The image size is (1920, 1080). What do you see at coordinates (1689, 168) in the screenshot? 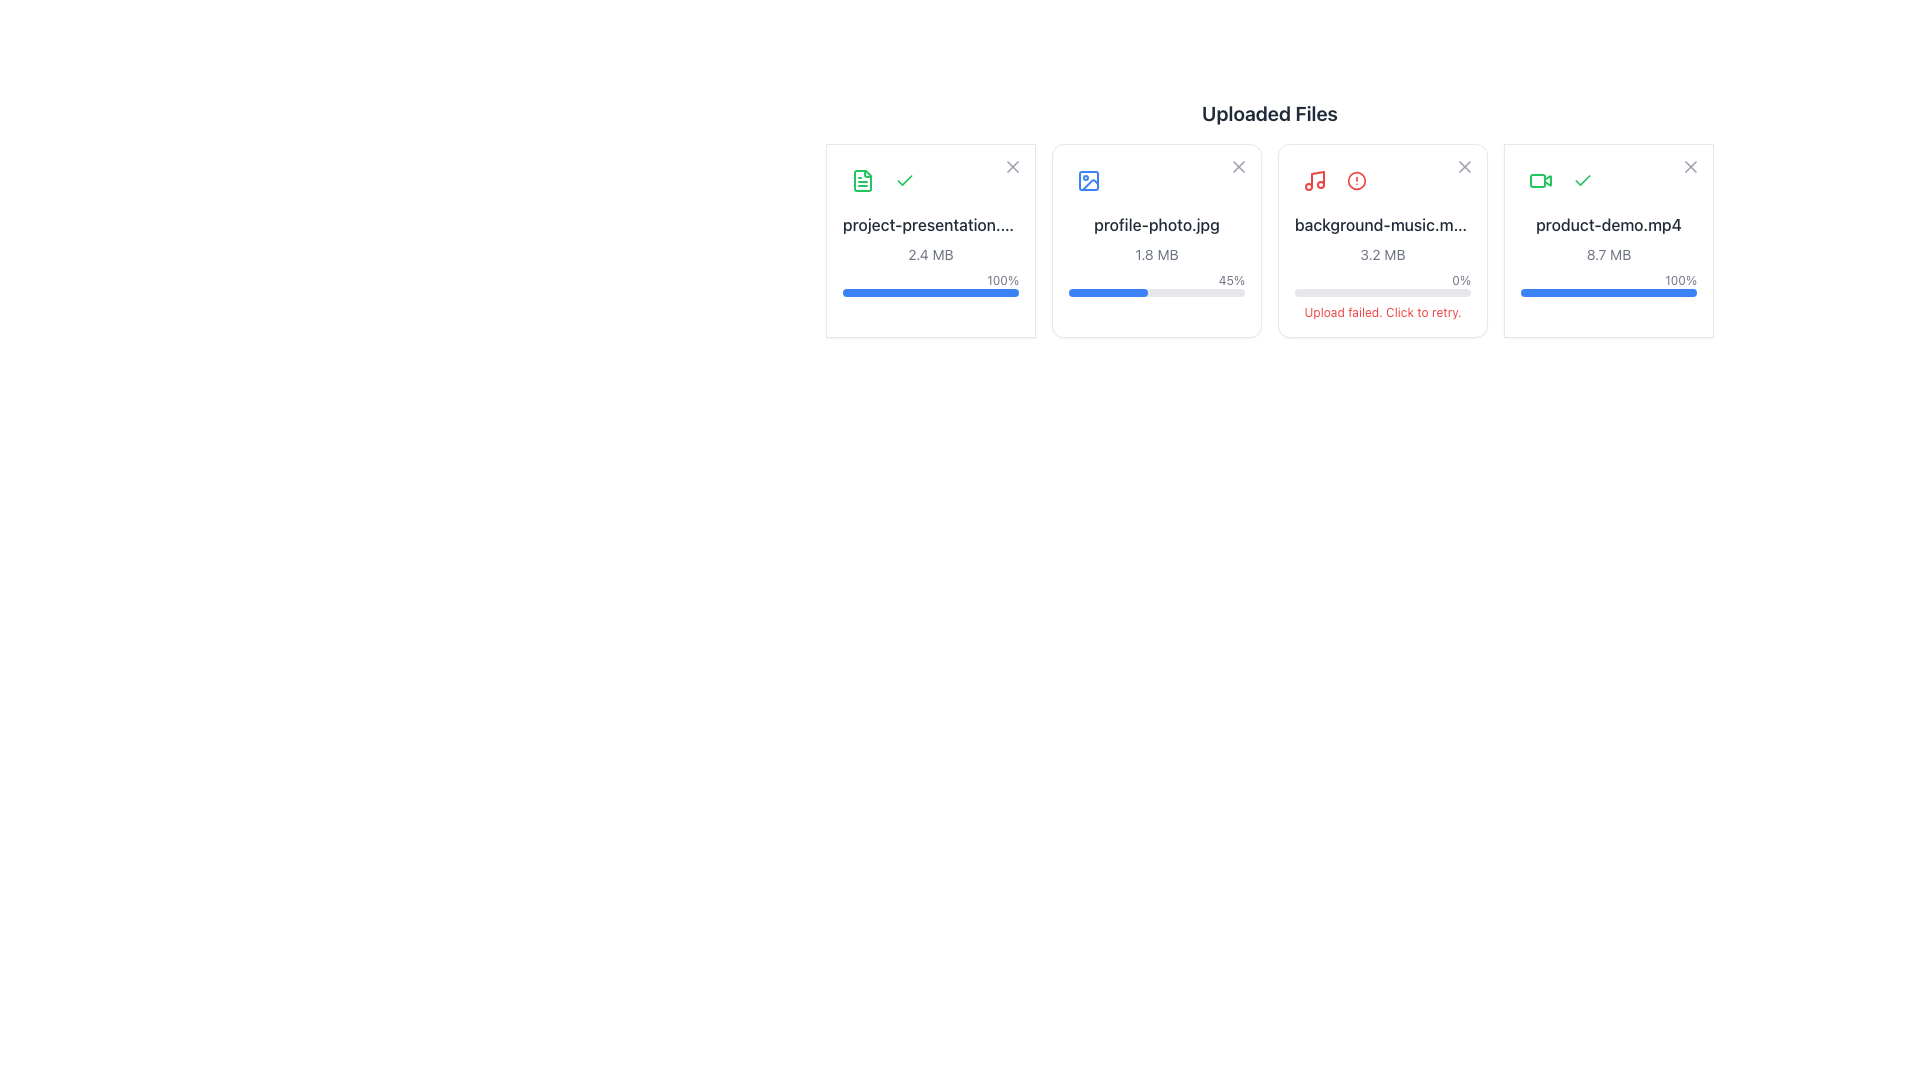
I see `the close button (X symbol) located at the top-right corner of the 'product-demo.mp4' file card` at bounding box center [1689, 168].